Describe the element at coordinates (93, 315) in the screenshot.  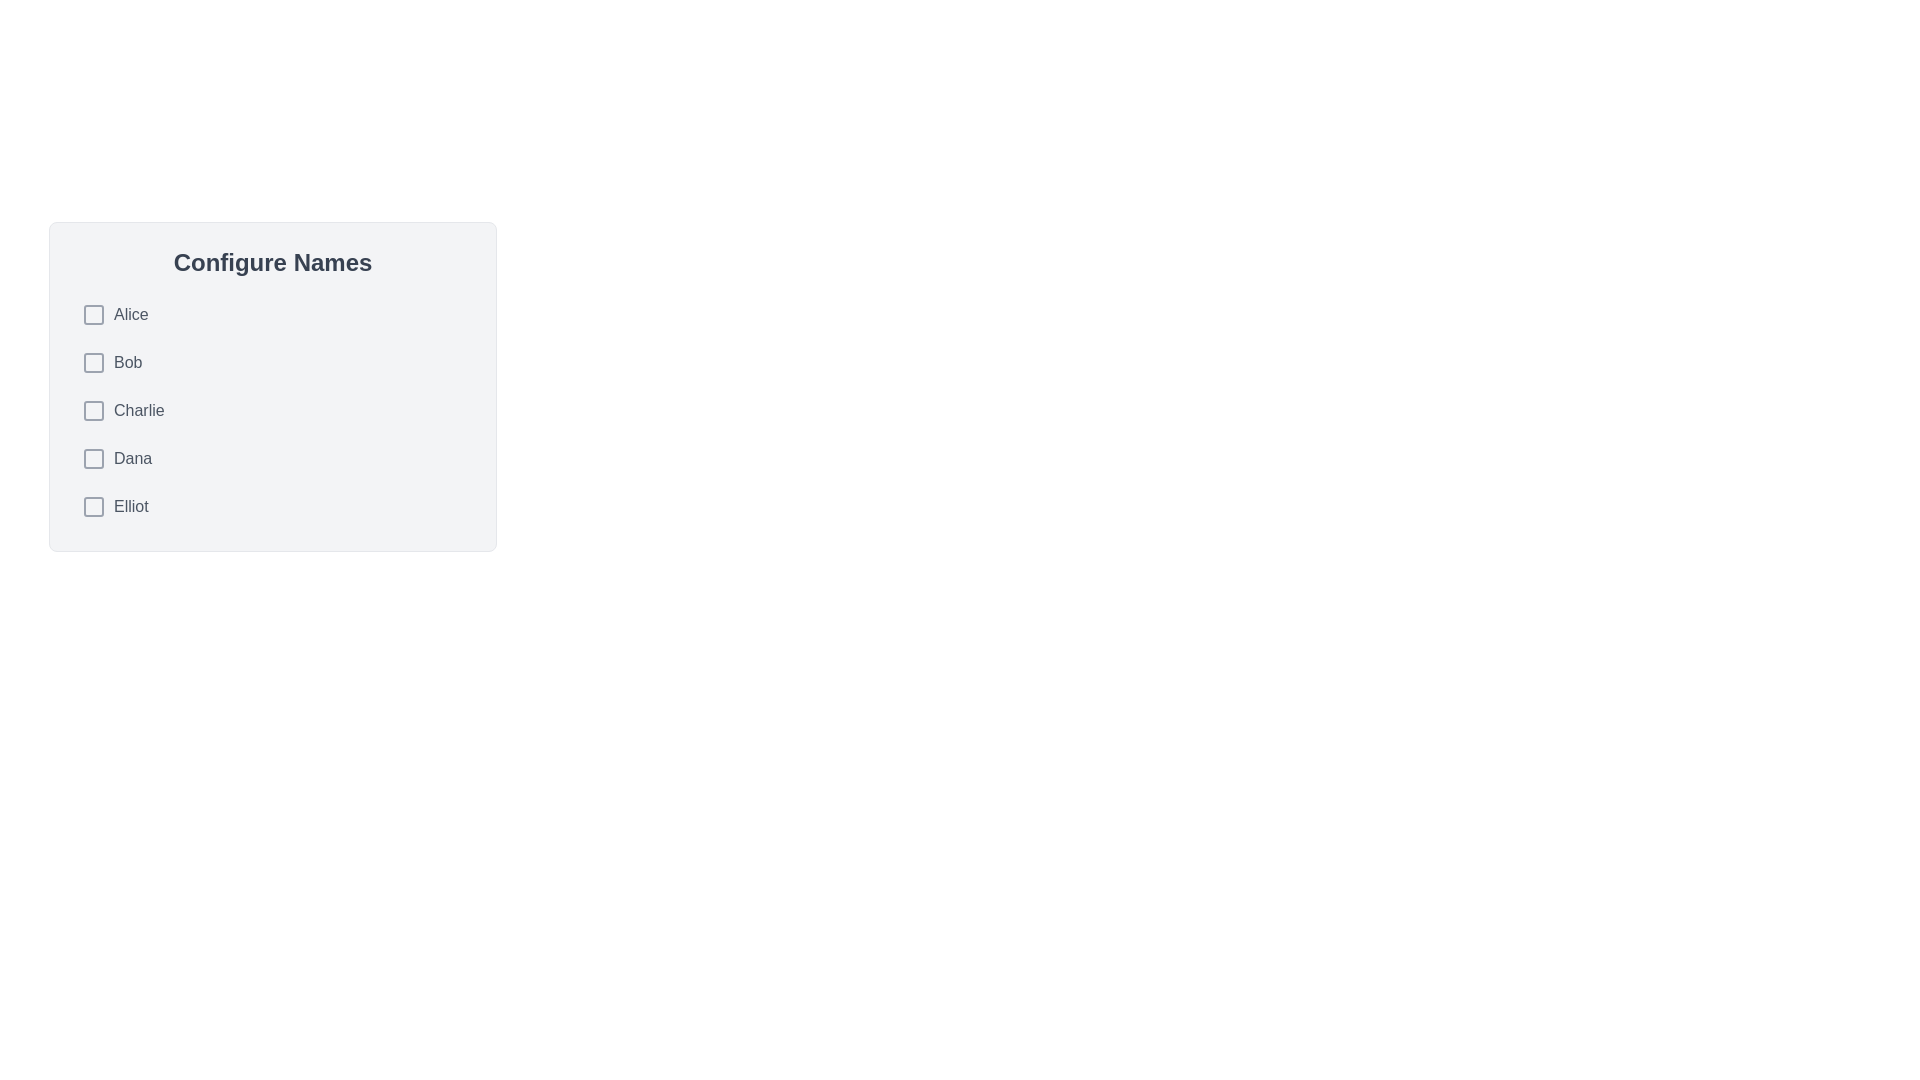
I see `the checkbox for 'Alice', which is the first element in a vertical list under the header 'Configure Names'` at that location.